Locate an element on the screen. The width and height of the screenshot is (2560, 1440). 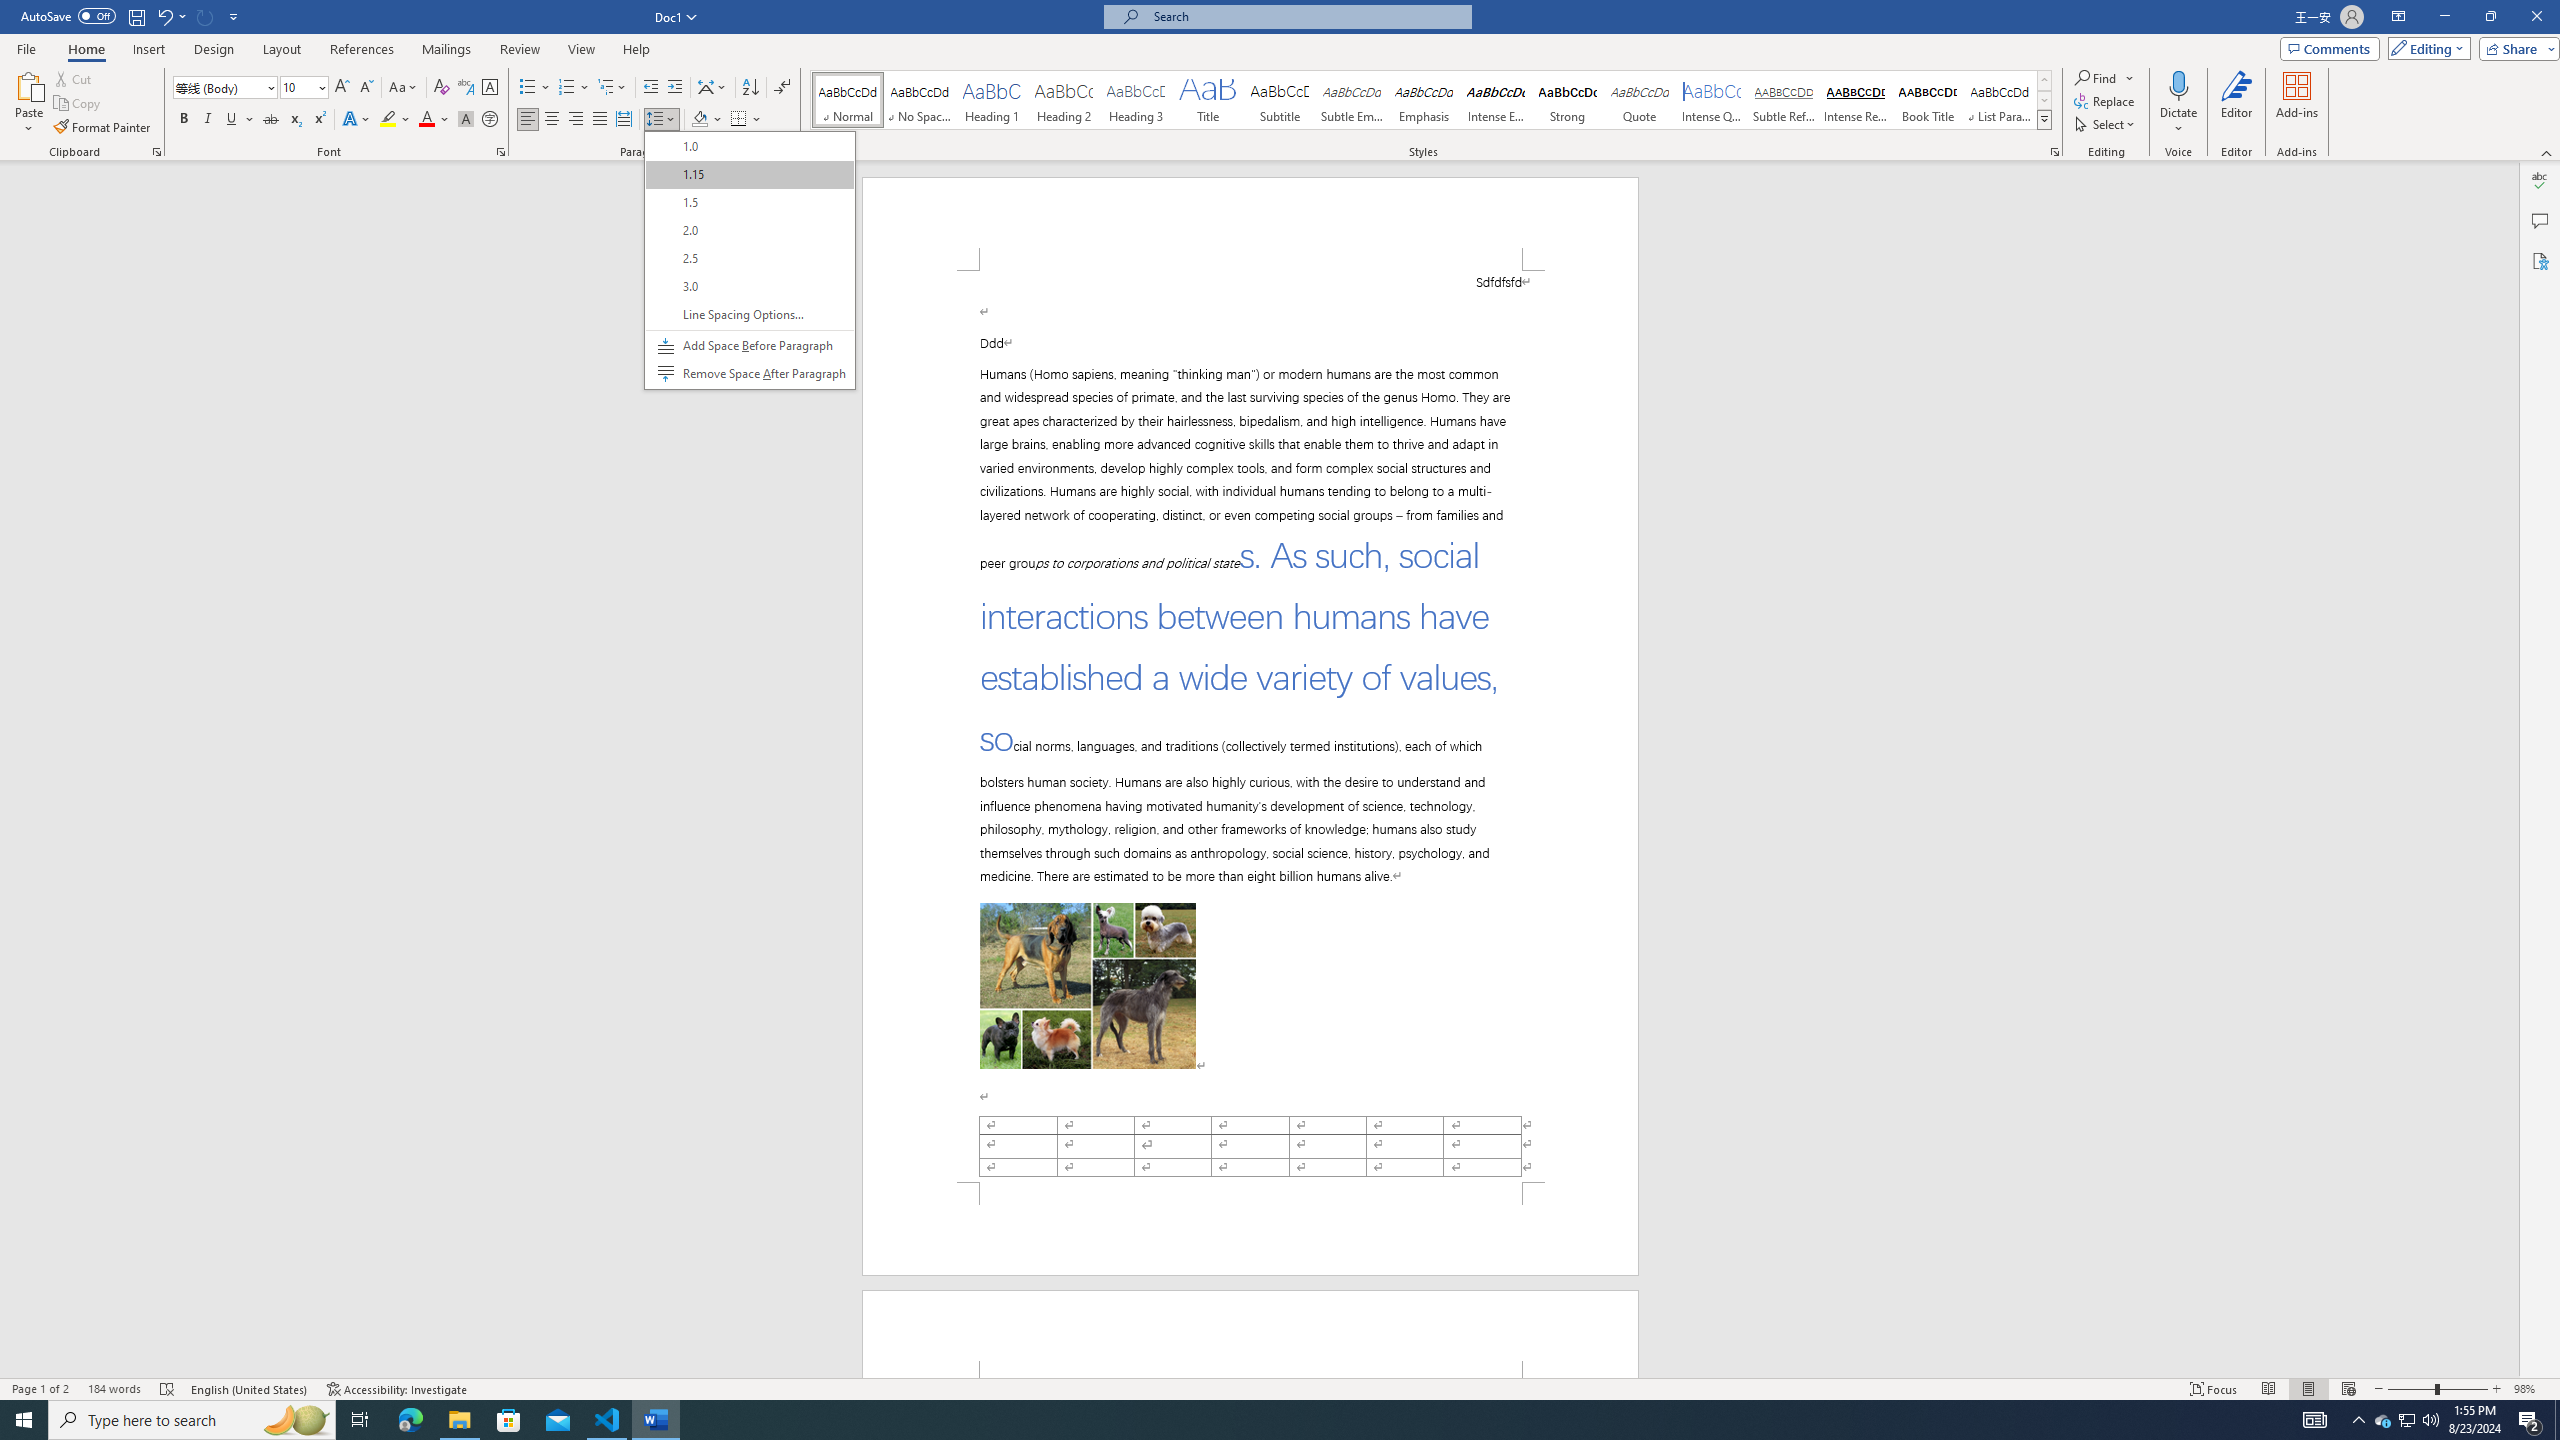
'Character Shading' is located at coordinates (464, 118).